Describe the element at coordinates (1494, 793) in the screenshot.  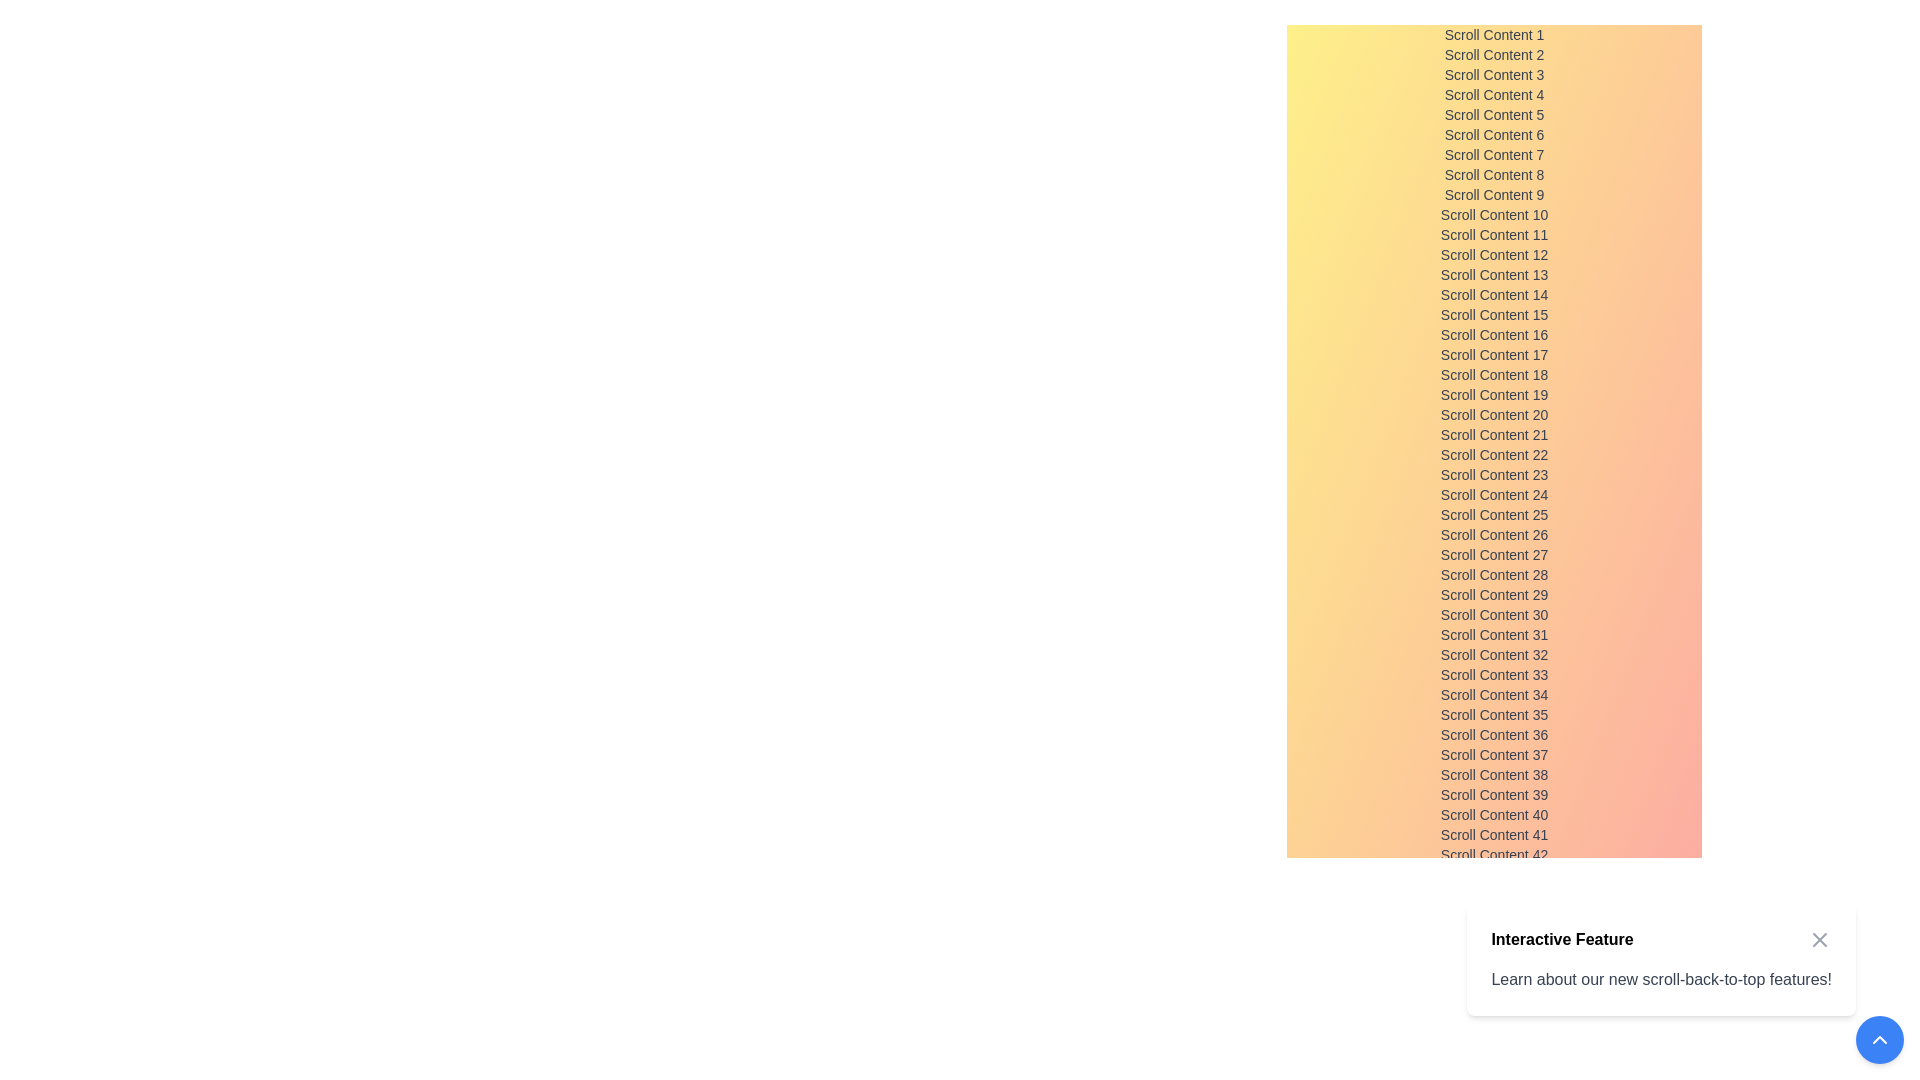
I see `the static text label displaying 'Scroll Content 39', which is the 39th item in a vertically scrollable list` at that location.